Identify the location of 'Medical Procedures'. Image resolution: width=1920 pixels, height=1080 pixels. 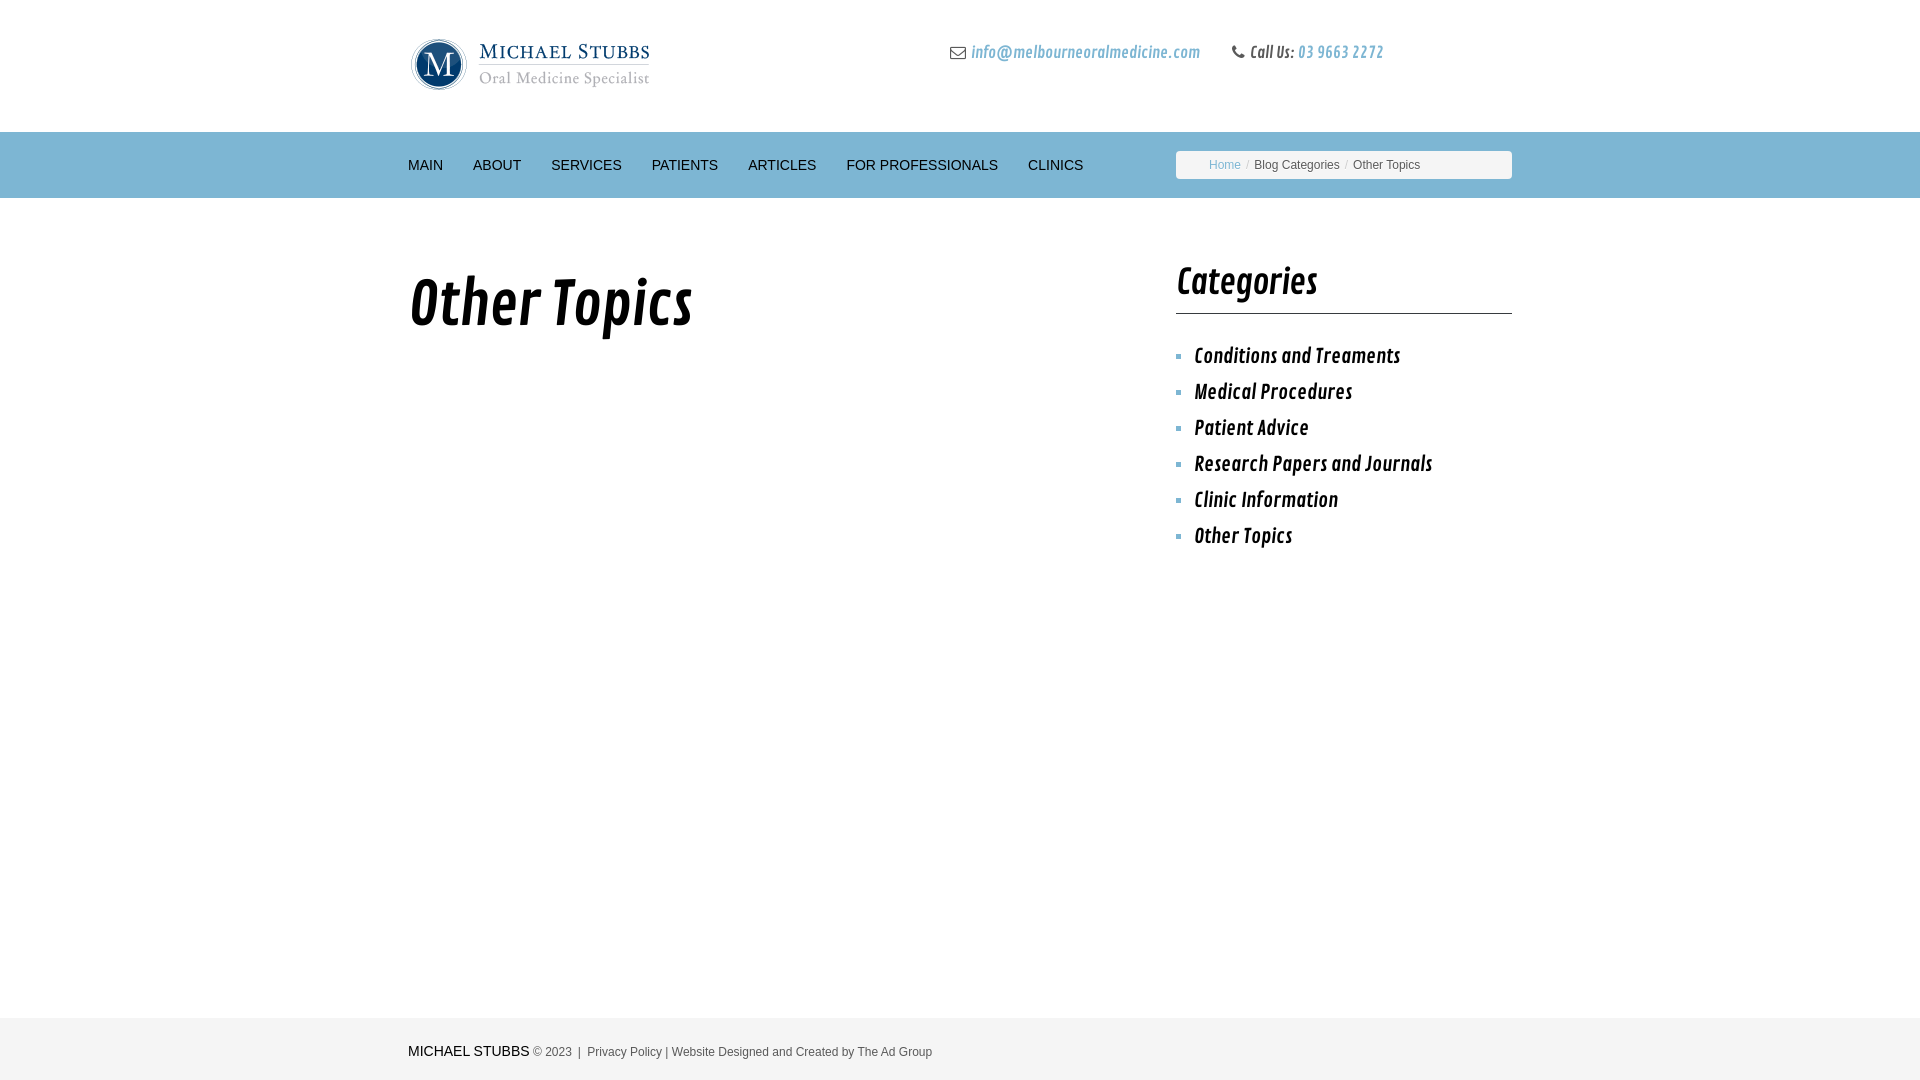
(1271, 392).